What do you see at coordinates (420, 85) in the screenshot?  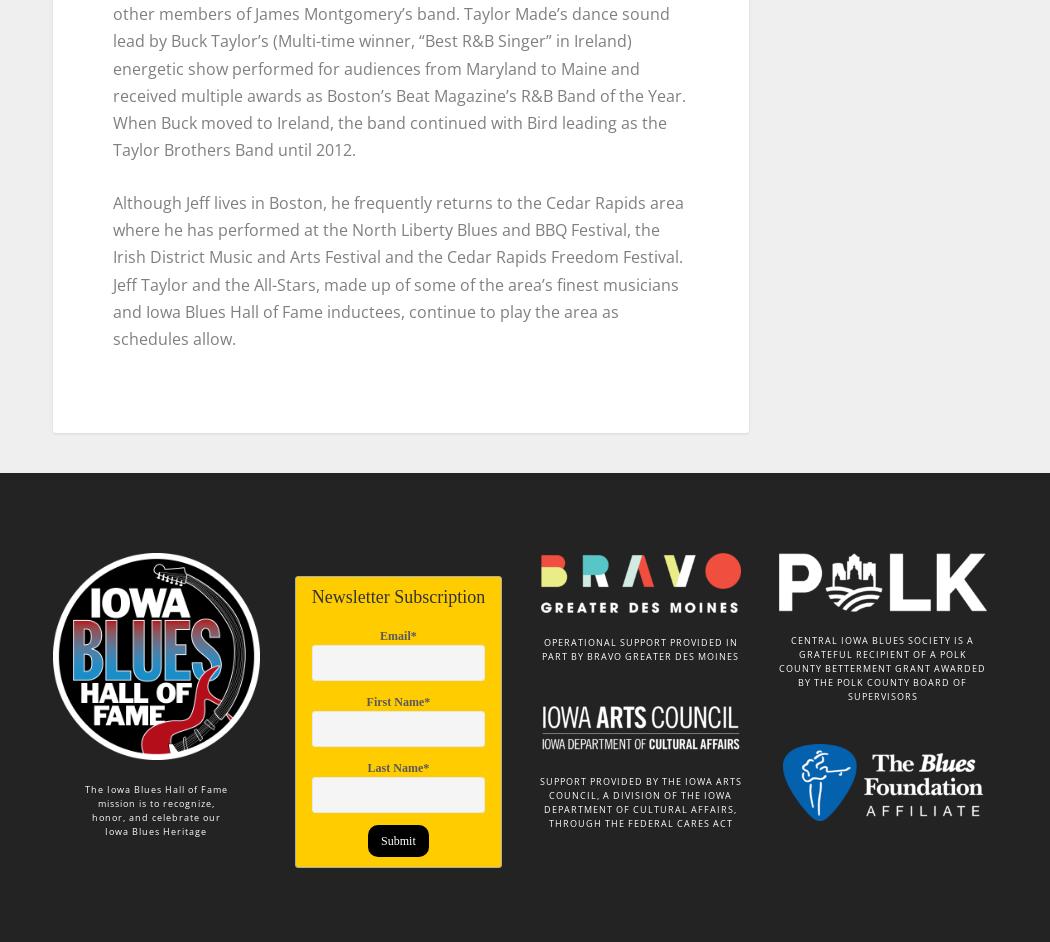 I see `'Boston’s Beat Magazine’s'` at bounding box center [420, 85].